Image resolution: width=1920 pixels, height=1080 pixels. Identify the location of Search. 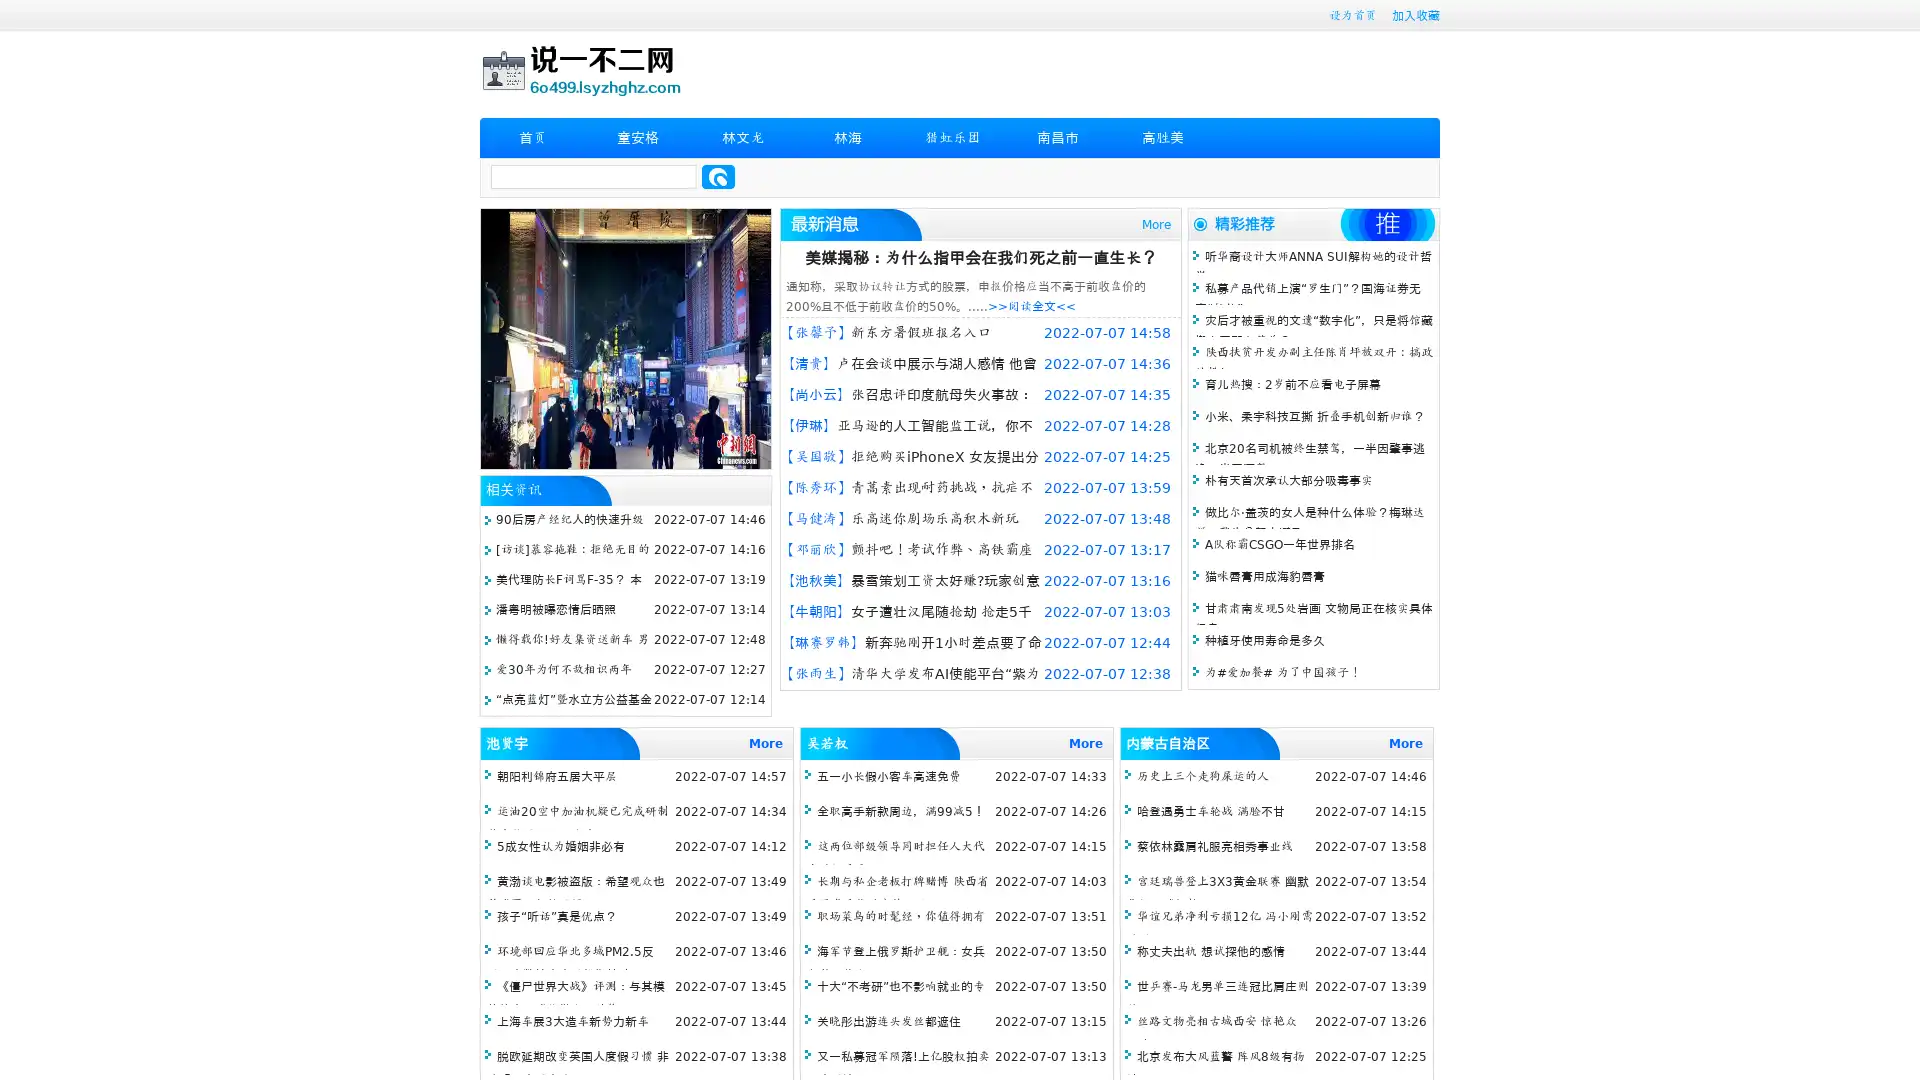
(718, 176).